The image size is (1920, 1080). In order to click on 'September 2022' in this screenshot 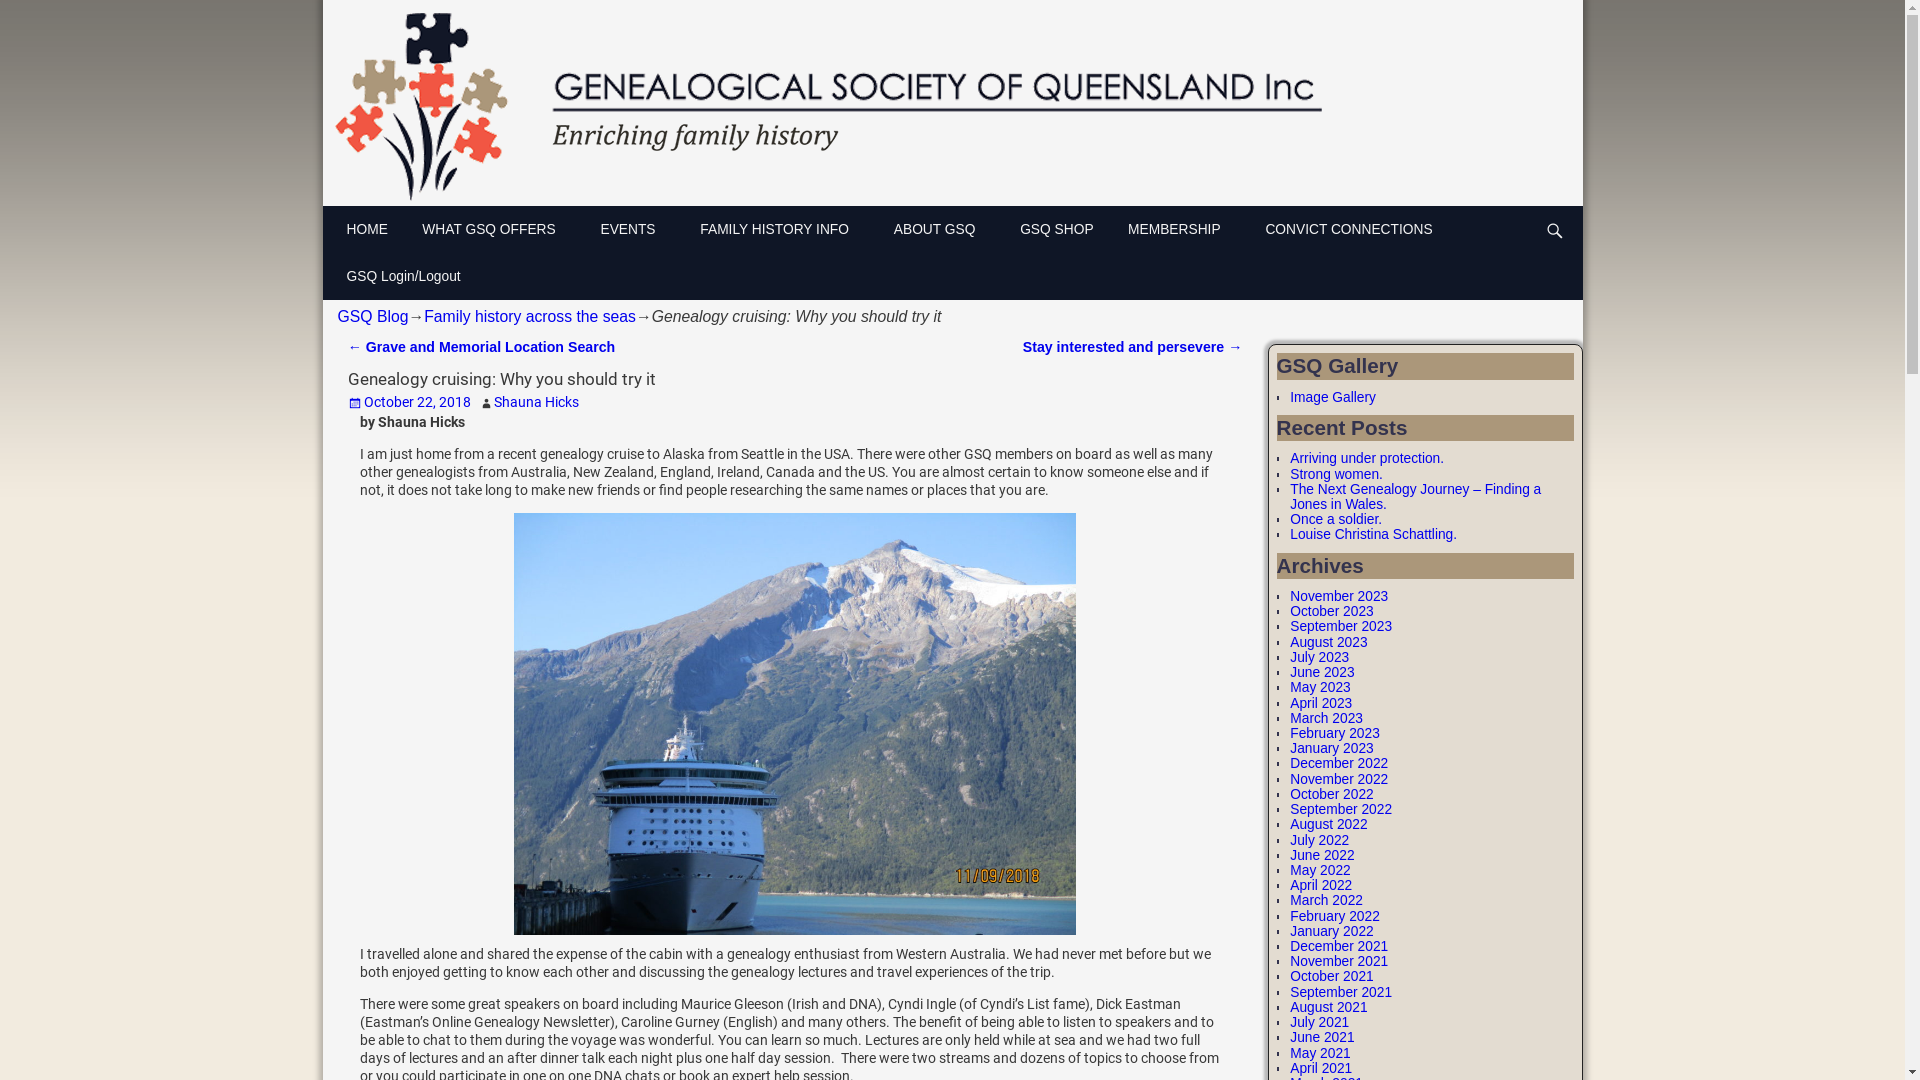, I will do `click(1290, 808)`.